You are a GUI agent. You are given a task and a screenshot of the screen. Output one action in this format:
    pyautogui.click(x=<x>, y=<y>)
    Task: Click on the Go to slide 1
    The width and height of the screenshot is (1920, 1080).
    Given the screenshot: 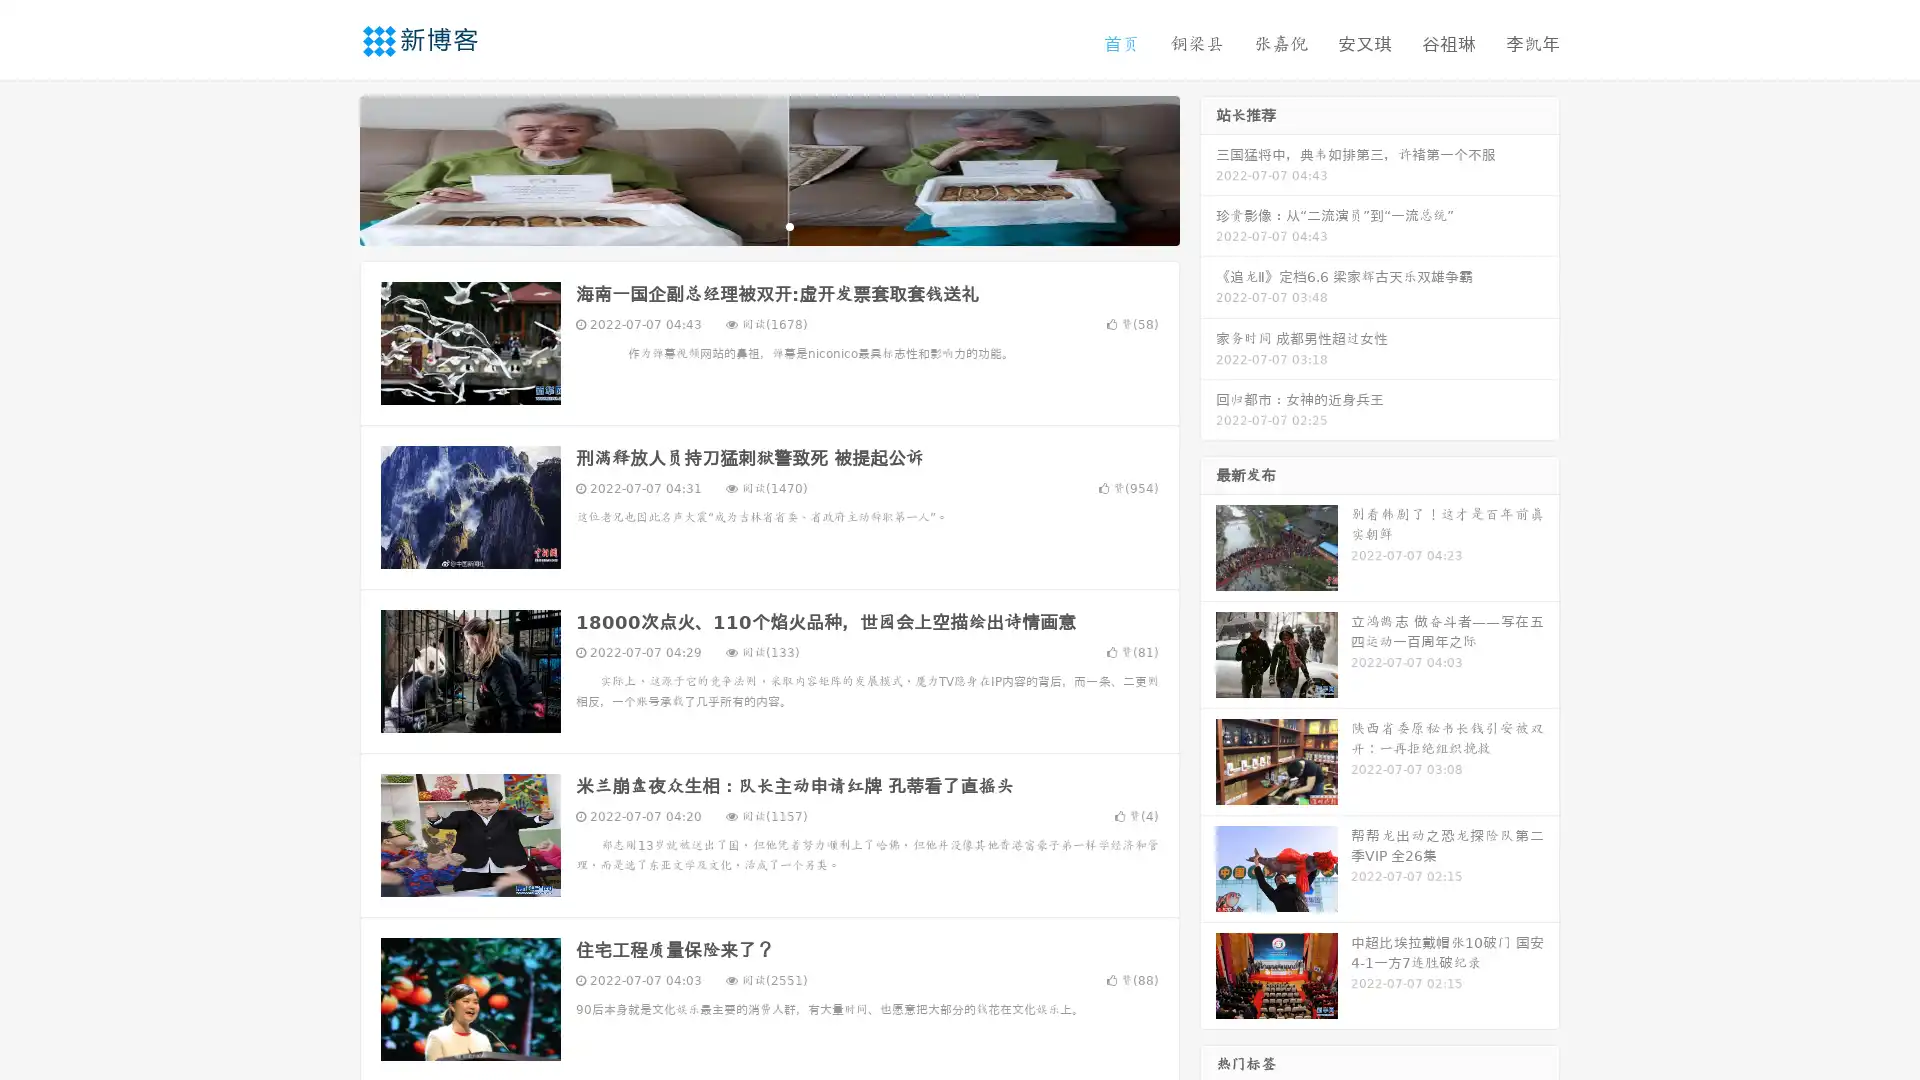 What is the action you would take?
    pyautogui.click(x=748, y=225)
    